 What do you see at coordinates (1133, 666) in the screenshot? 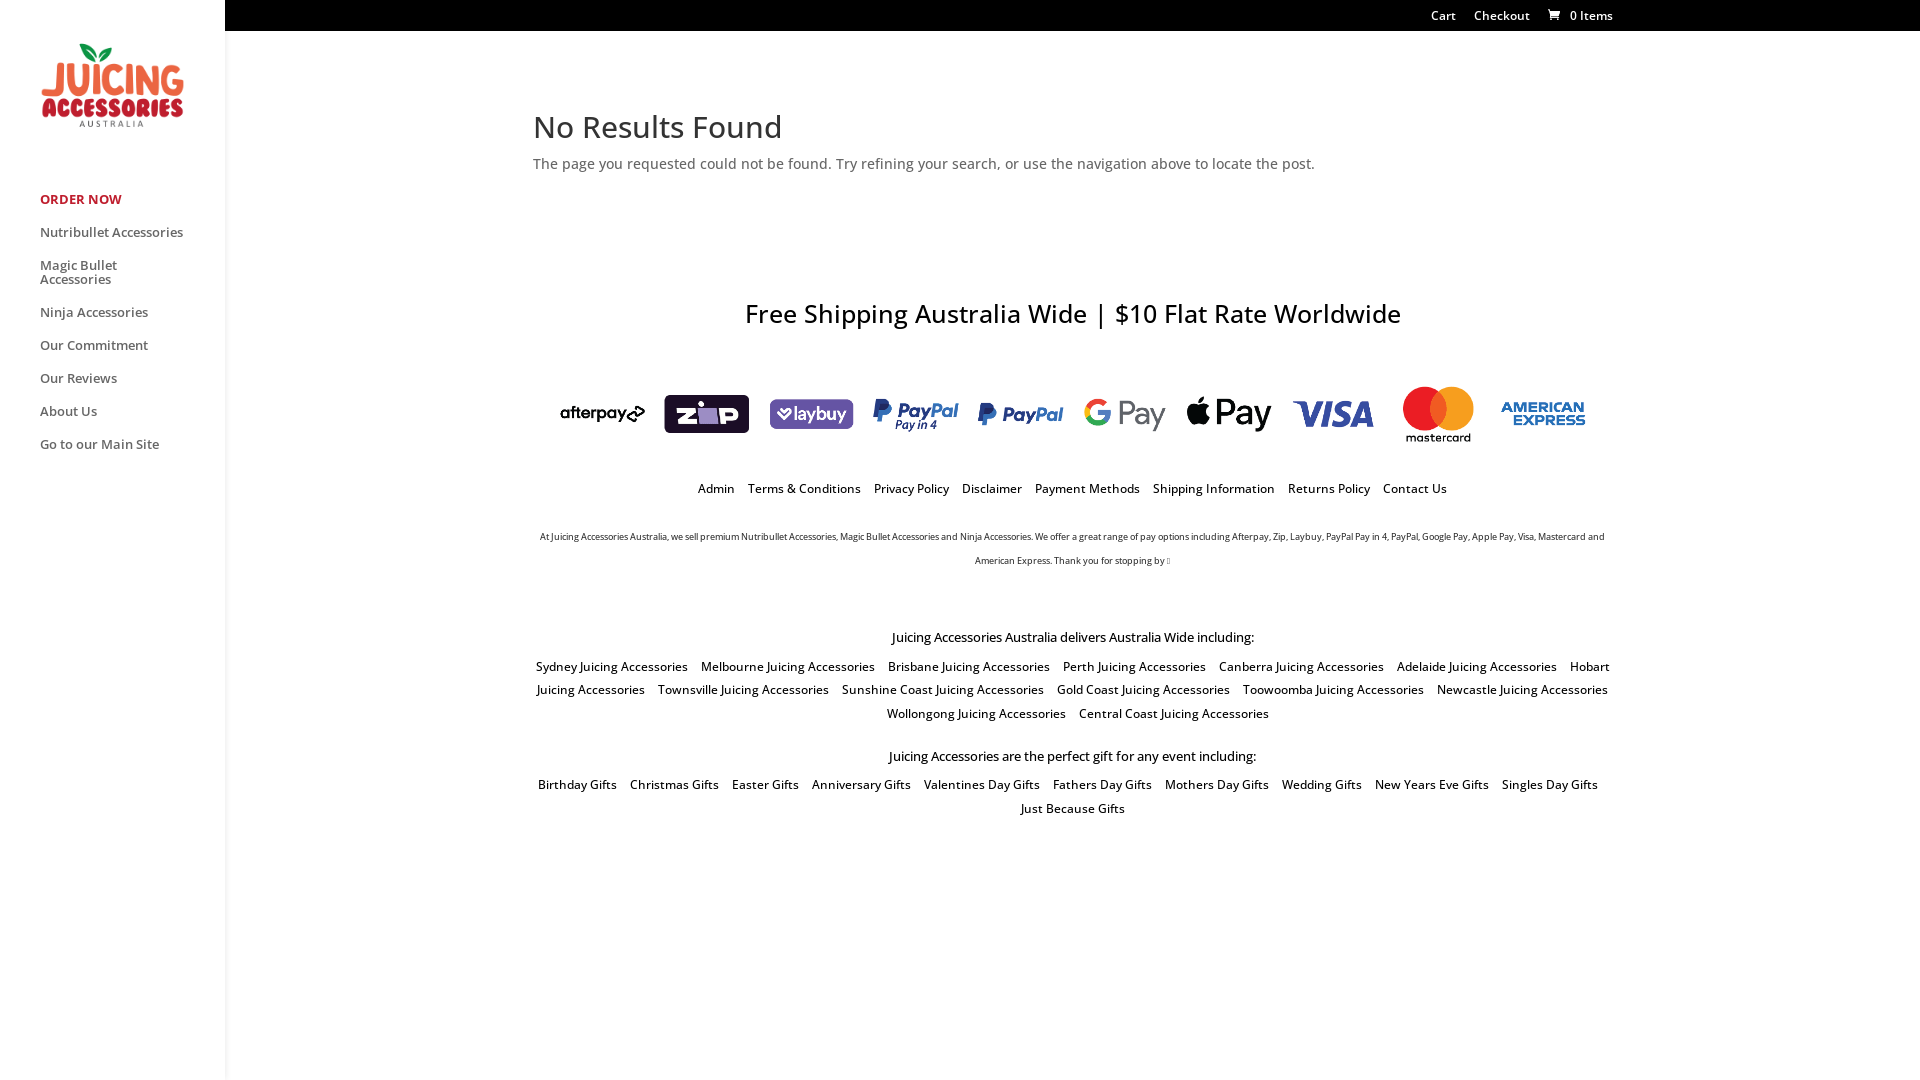
I see `'Perth Juicing Accessories'` at bounding box center [1133, 666].